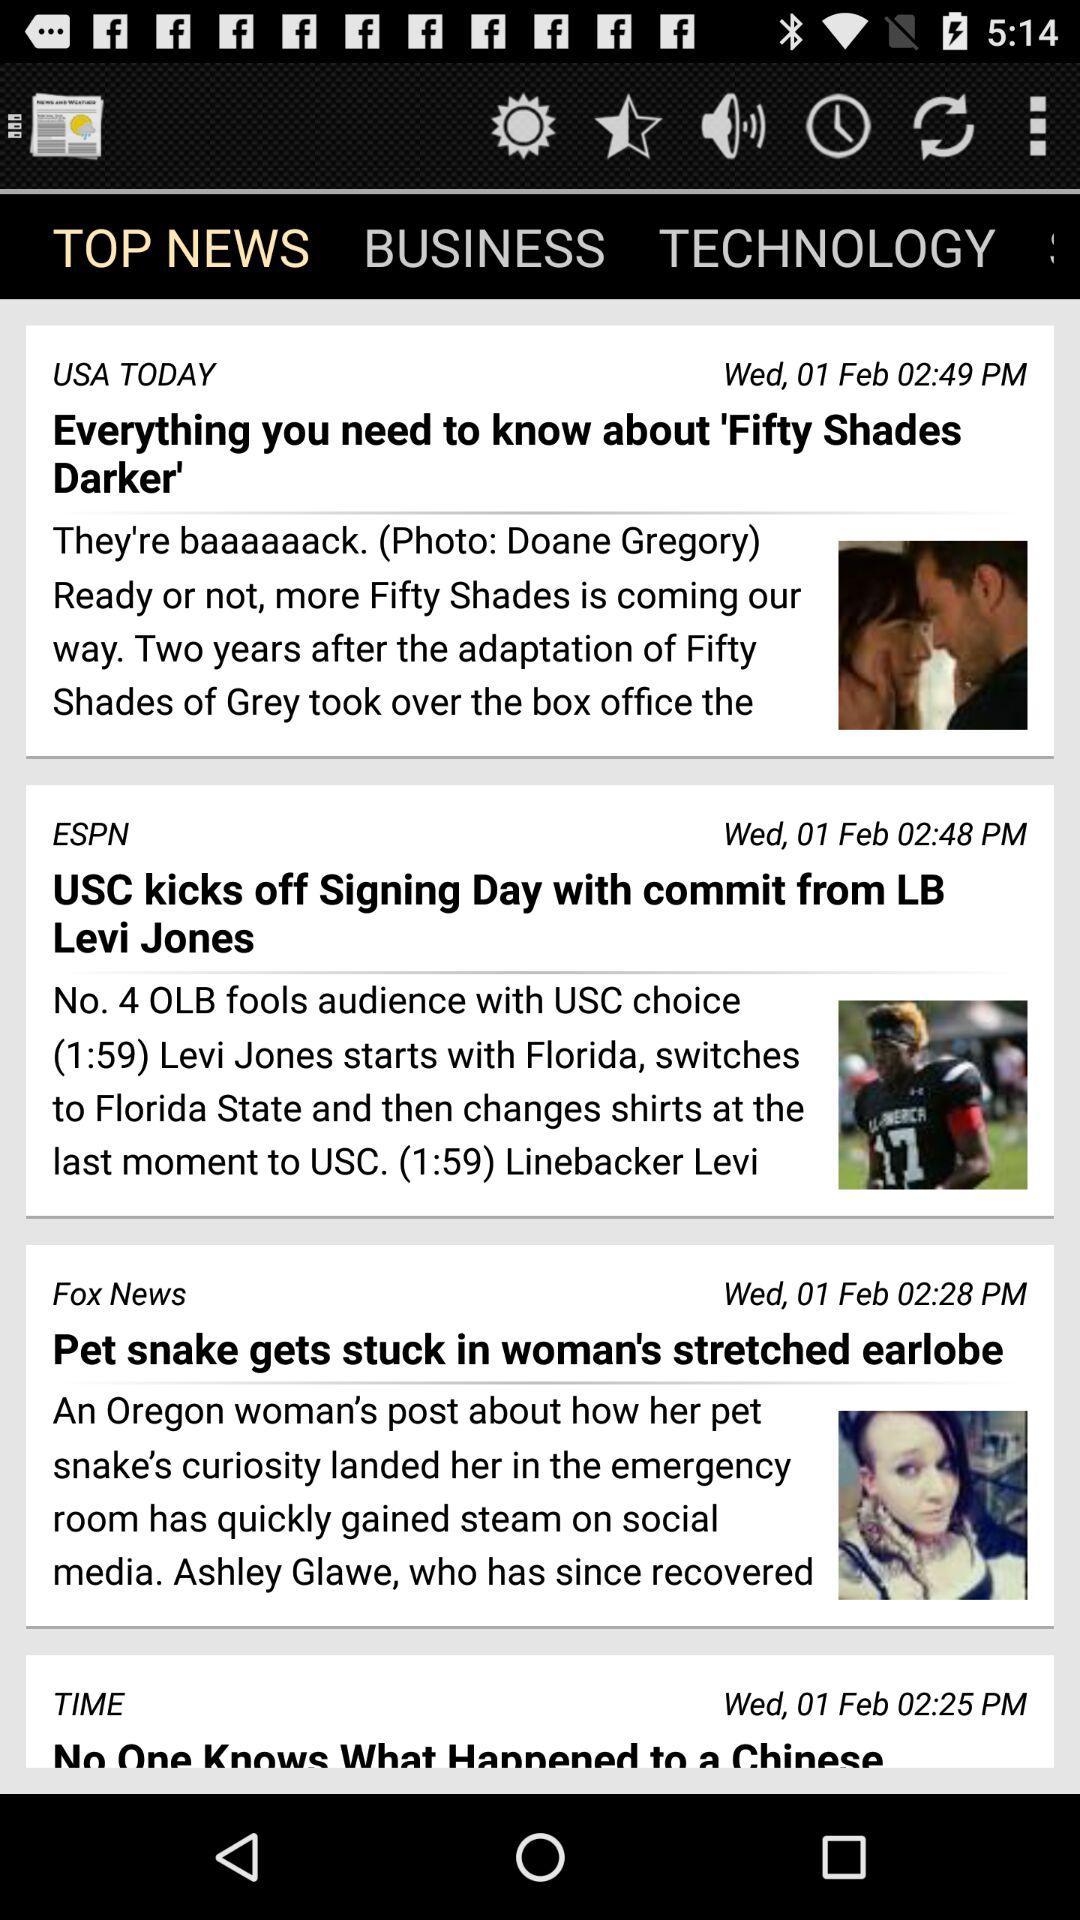  Describe the element at coordinates (627, 124) in the screenshot. I see `favorites` at that location.